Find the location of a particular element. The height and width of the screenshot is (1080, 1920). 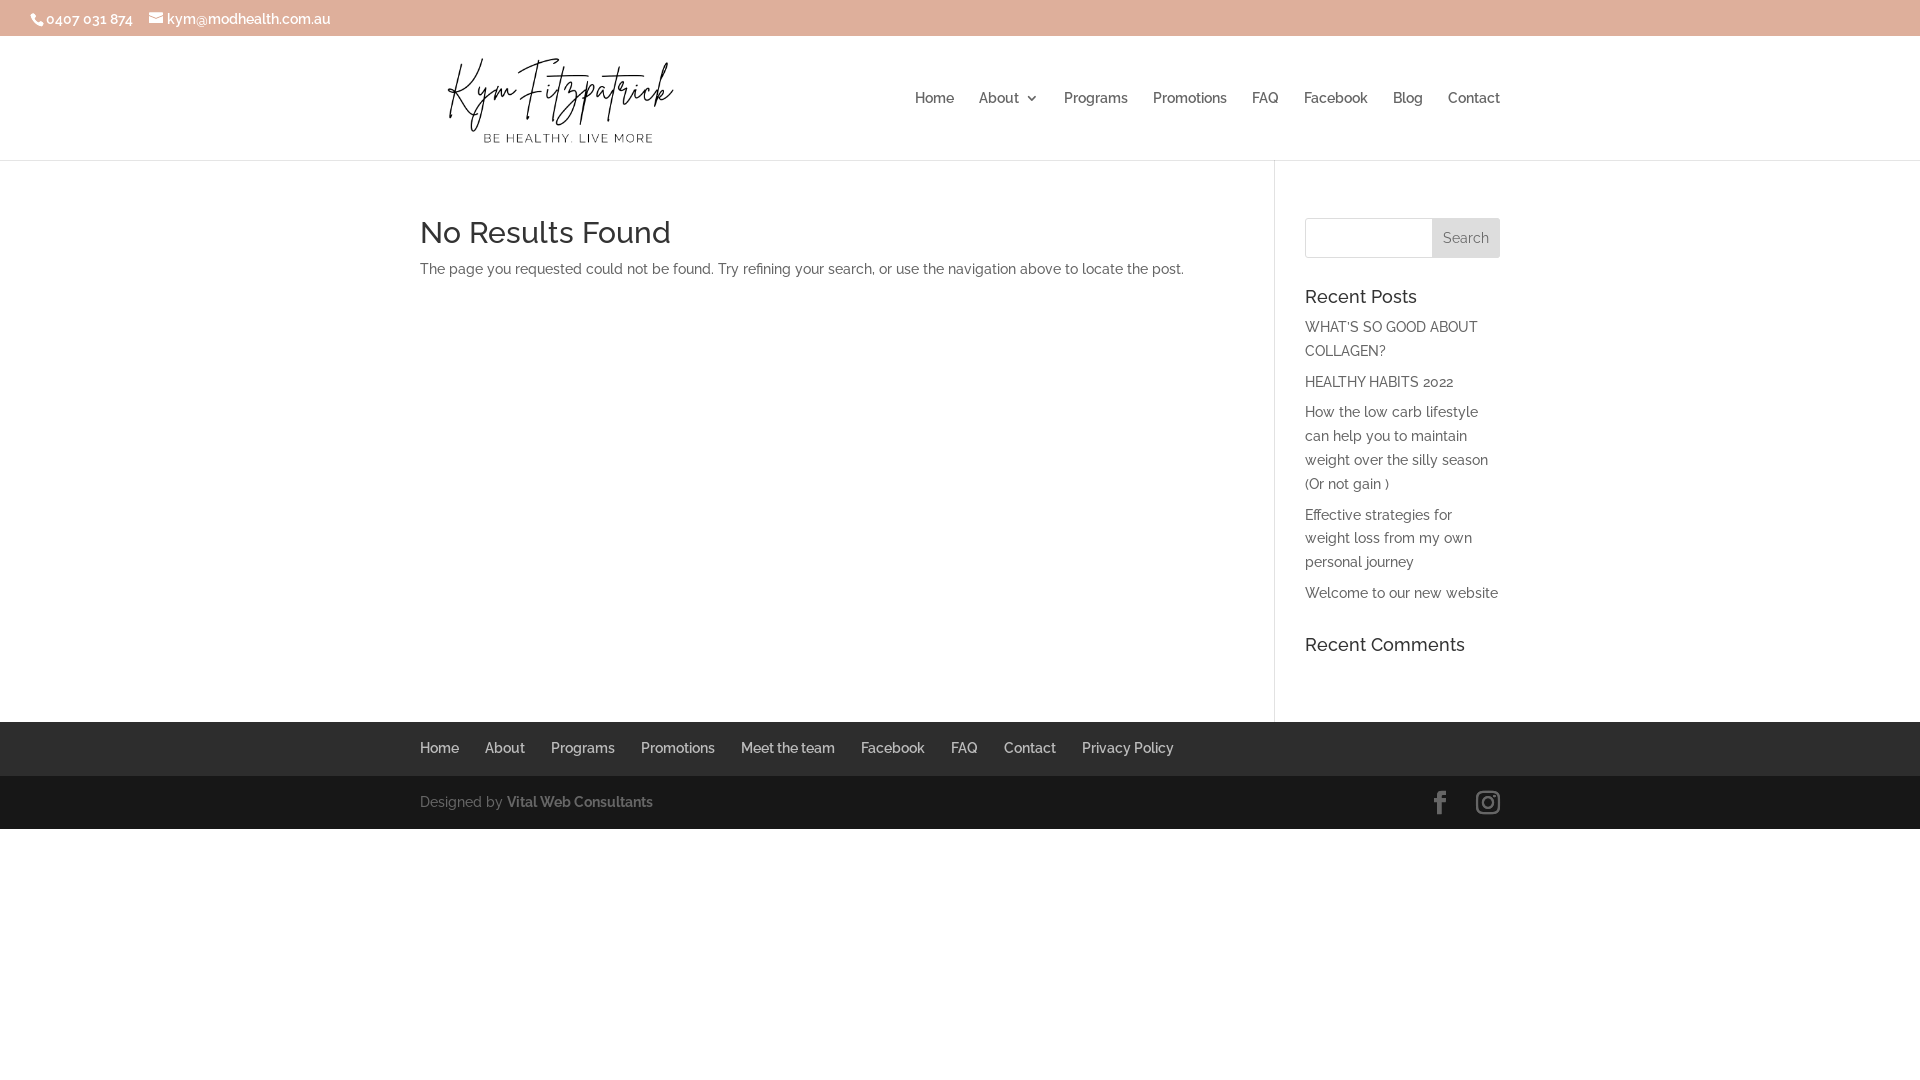

'Welcome to our new website' is located at coordinates (1305, 592).